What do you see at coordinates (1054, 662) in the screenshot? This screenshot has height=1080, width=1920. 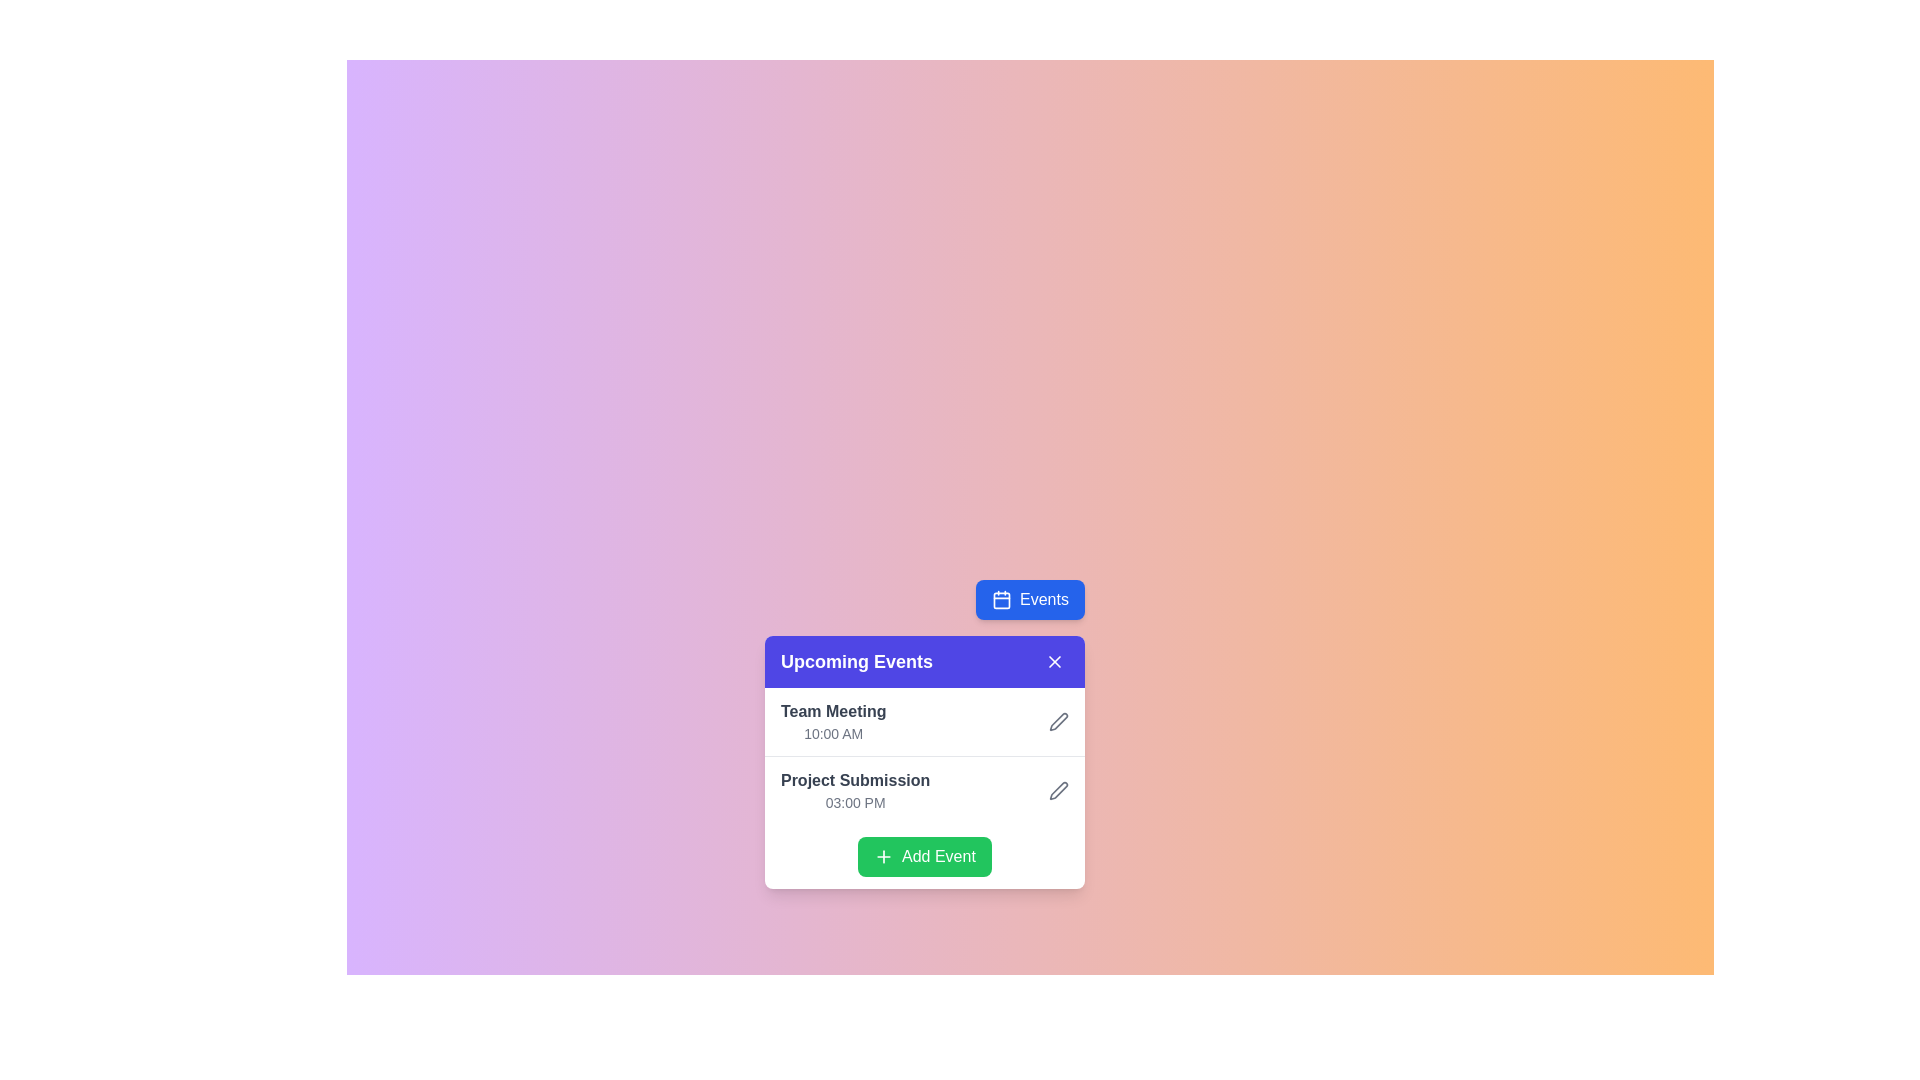 I see `the circular button with a purple background featuring an 'X' shape located at the top-right corner of the 'Upcoming Events' header section to change its background color` at bounding box center [1054, 662].